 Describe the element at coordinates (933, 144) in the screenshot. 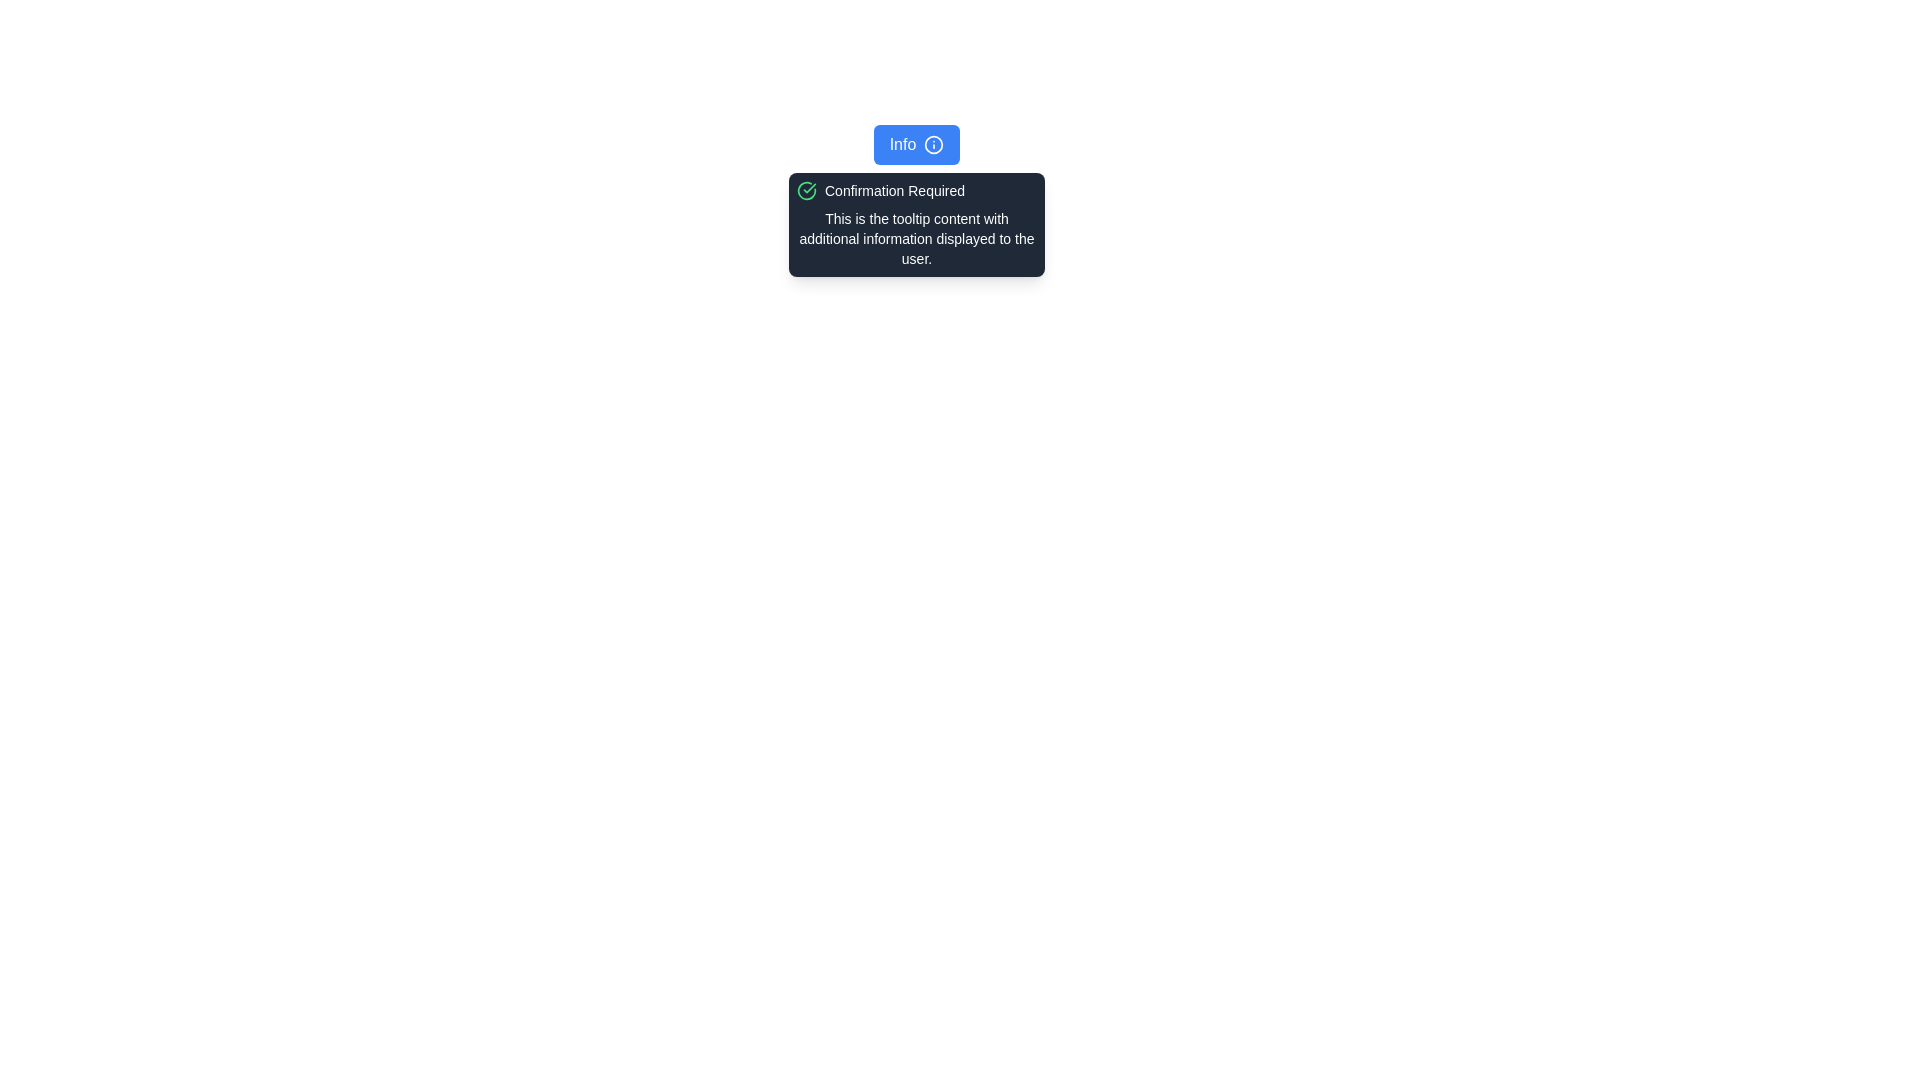

I see `the first SVG circle element located to the right of the 'Info' text in the UI, which serves as a graphical background or boundary` at that location.